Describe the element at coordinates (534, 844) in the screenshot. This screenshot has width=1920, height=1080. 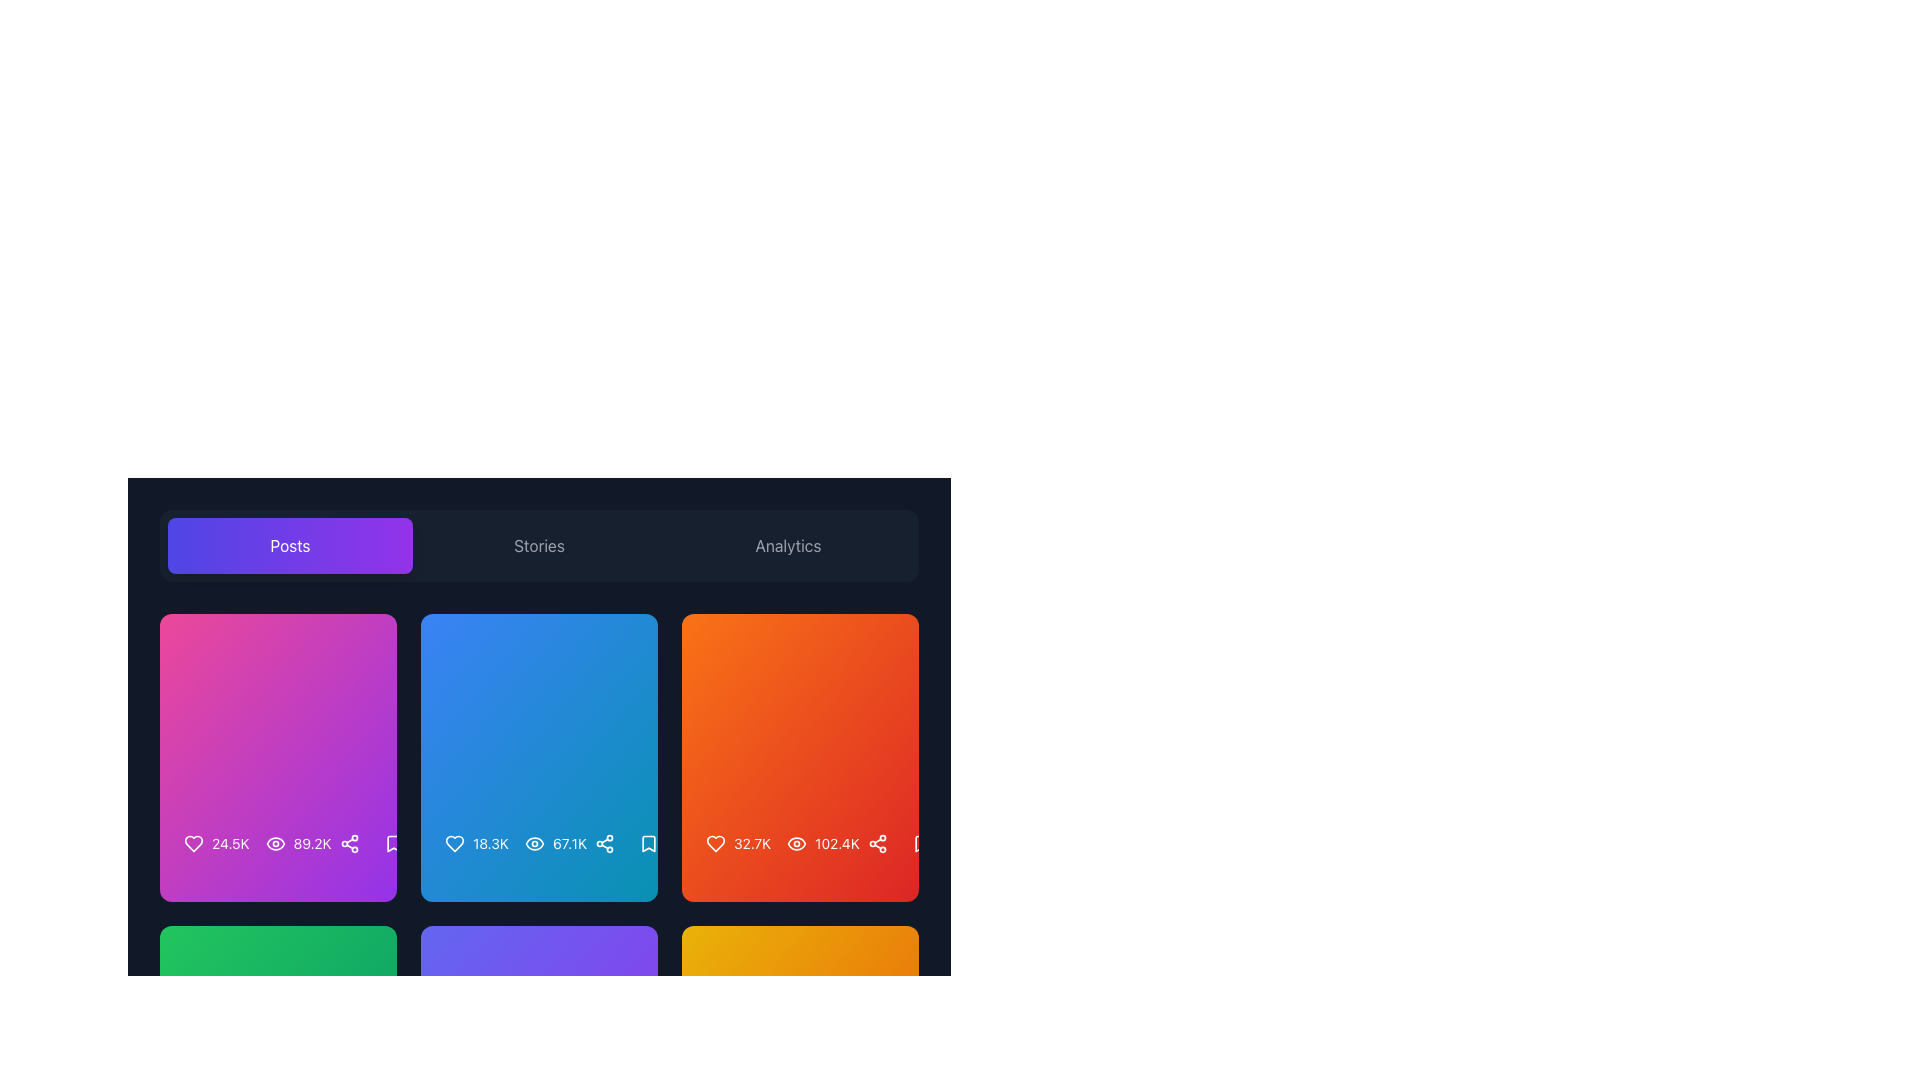
I see `'eye' icon indicating views, located next to the number '67.1K' in the bottom section of the second card from the left in the top row` at that location.